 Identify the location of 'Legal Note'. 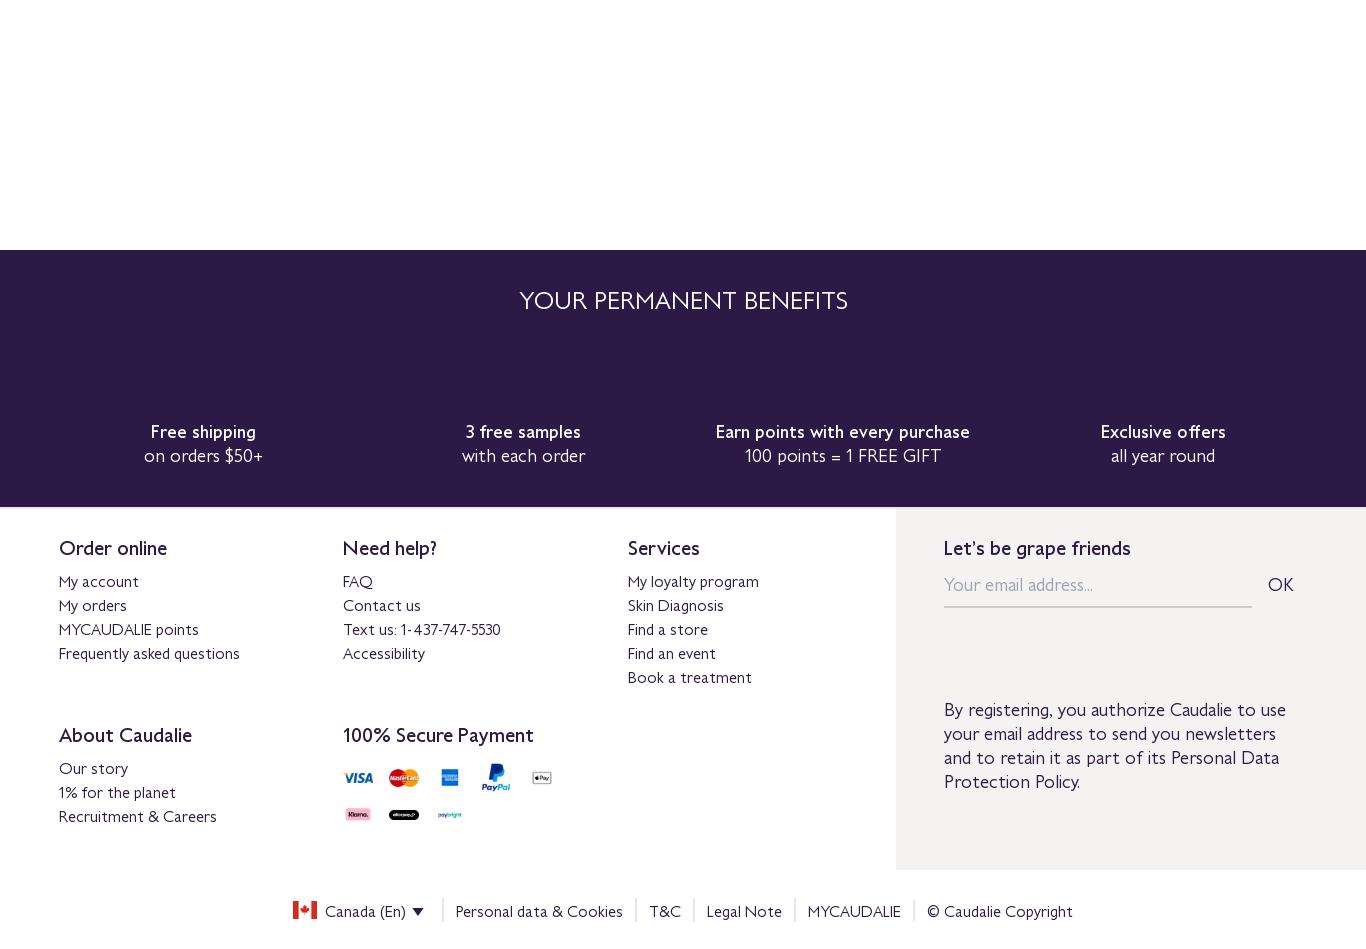
(744, 908).